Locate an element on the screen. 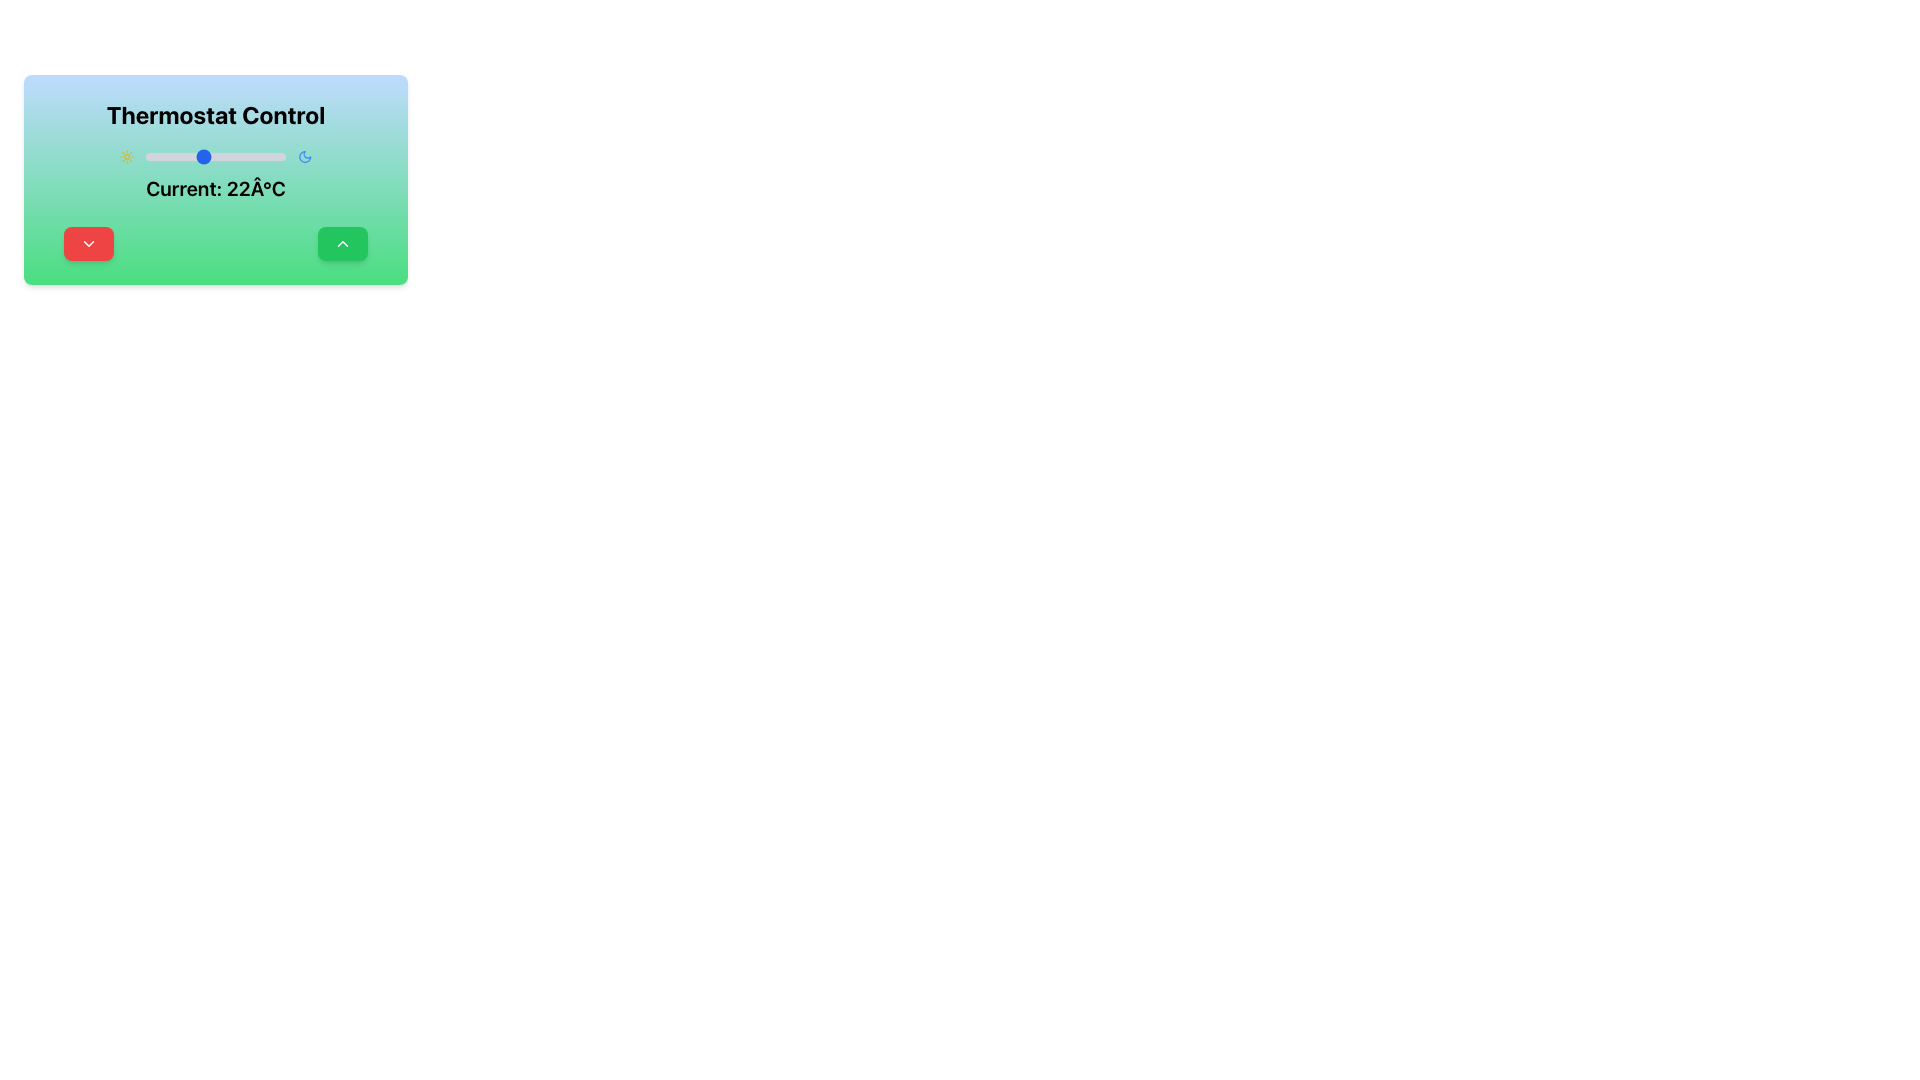 This screenshot has height=1080, width=1920. temperature is located at coordinates (275, 156).